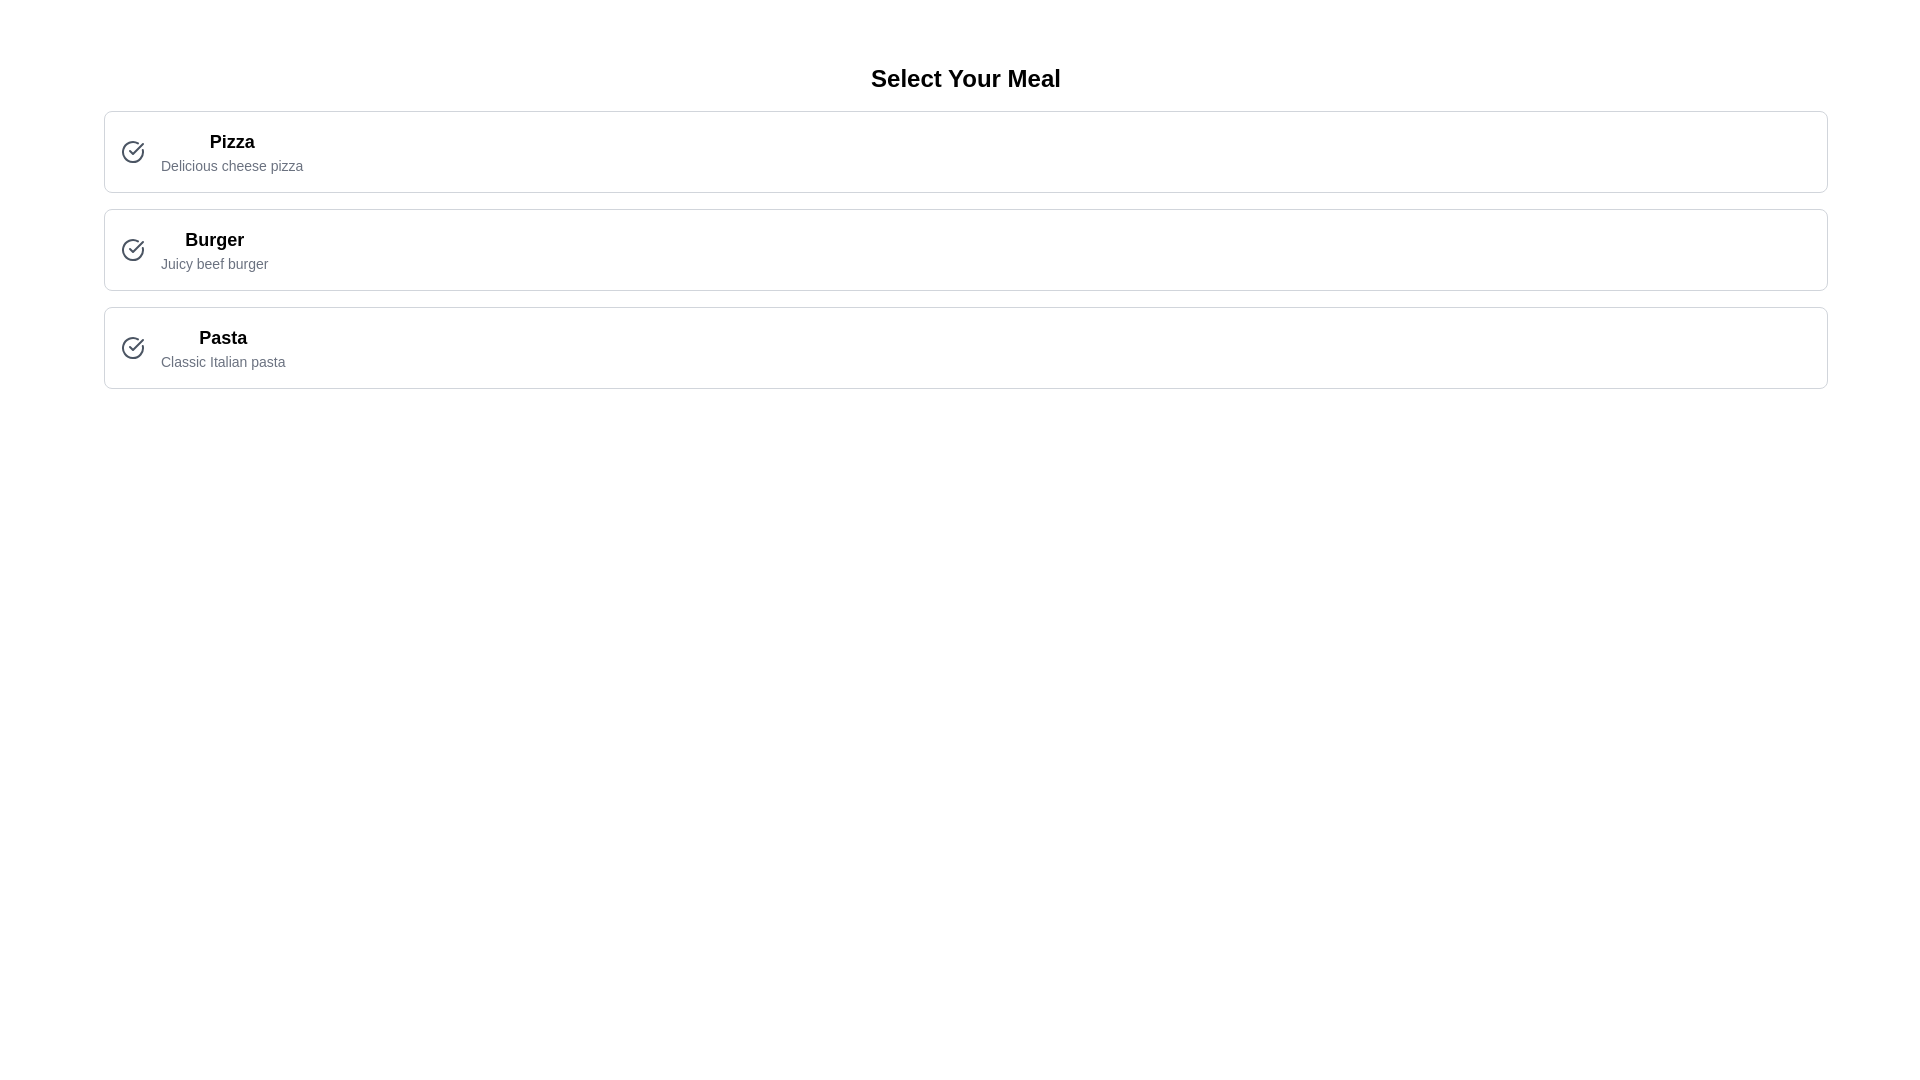  I want to click on the circular gray checkmark icon located to the far left of the 'Burger' section, which precedes the textual label and description, so click(132, 249).